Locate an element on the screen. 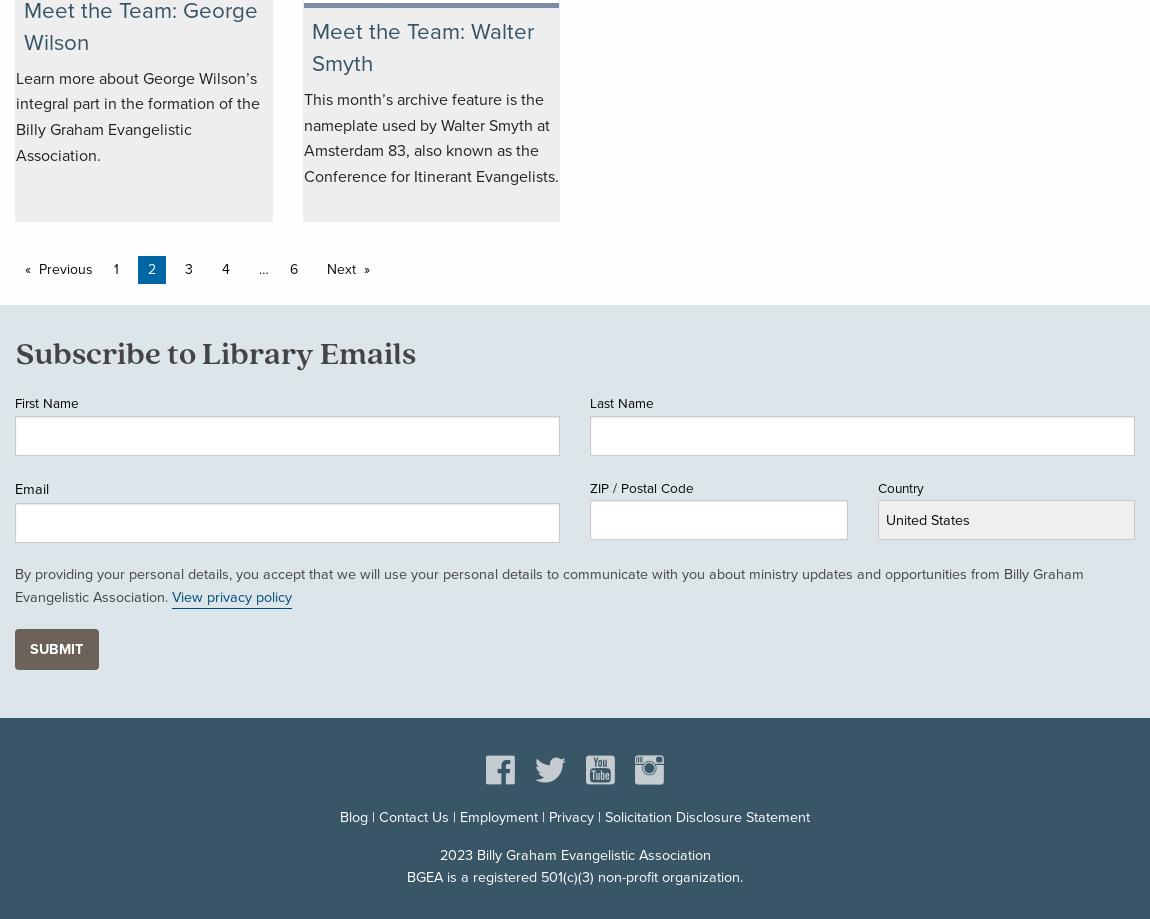  'Solicitation Disclosure Statement' is located at coordinates (706, 816).